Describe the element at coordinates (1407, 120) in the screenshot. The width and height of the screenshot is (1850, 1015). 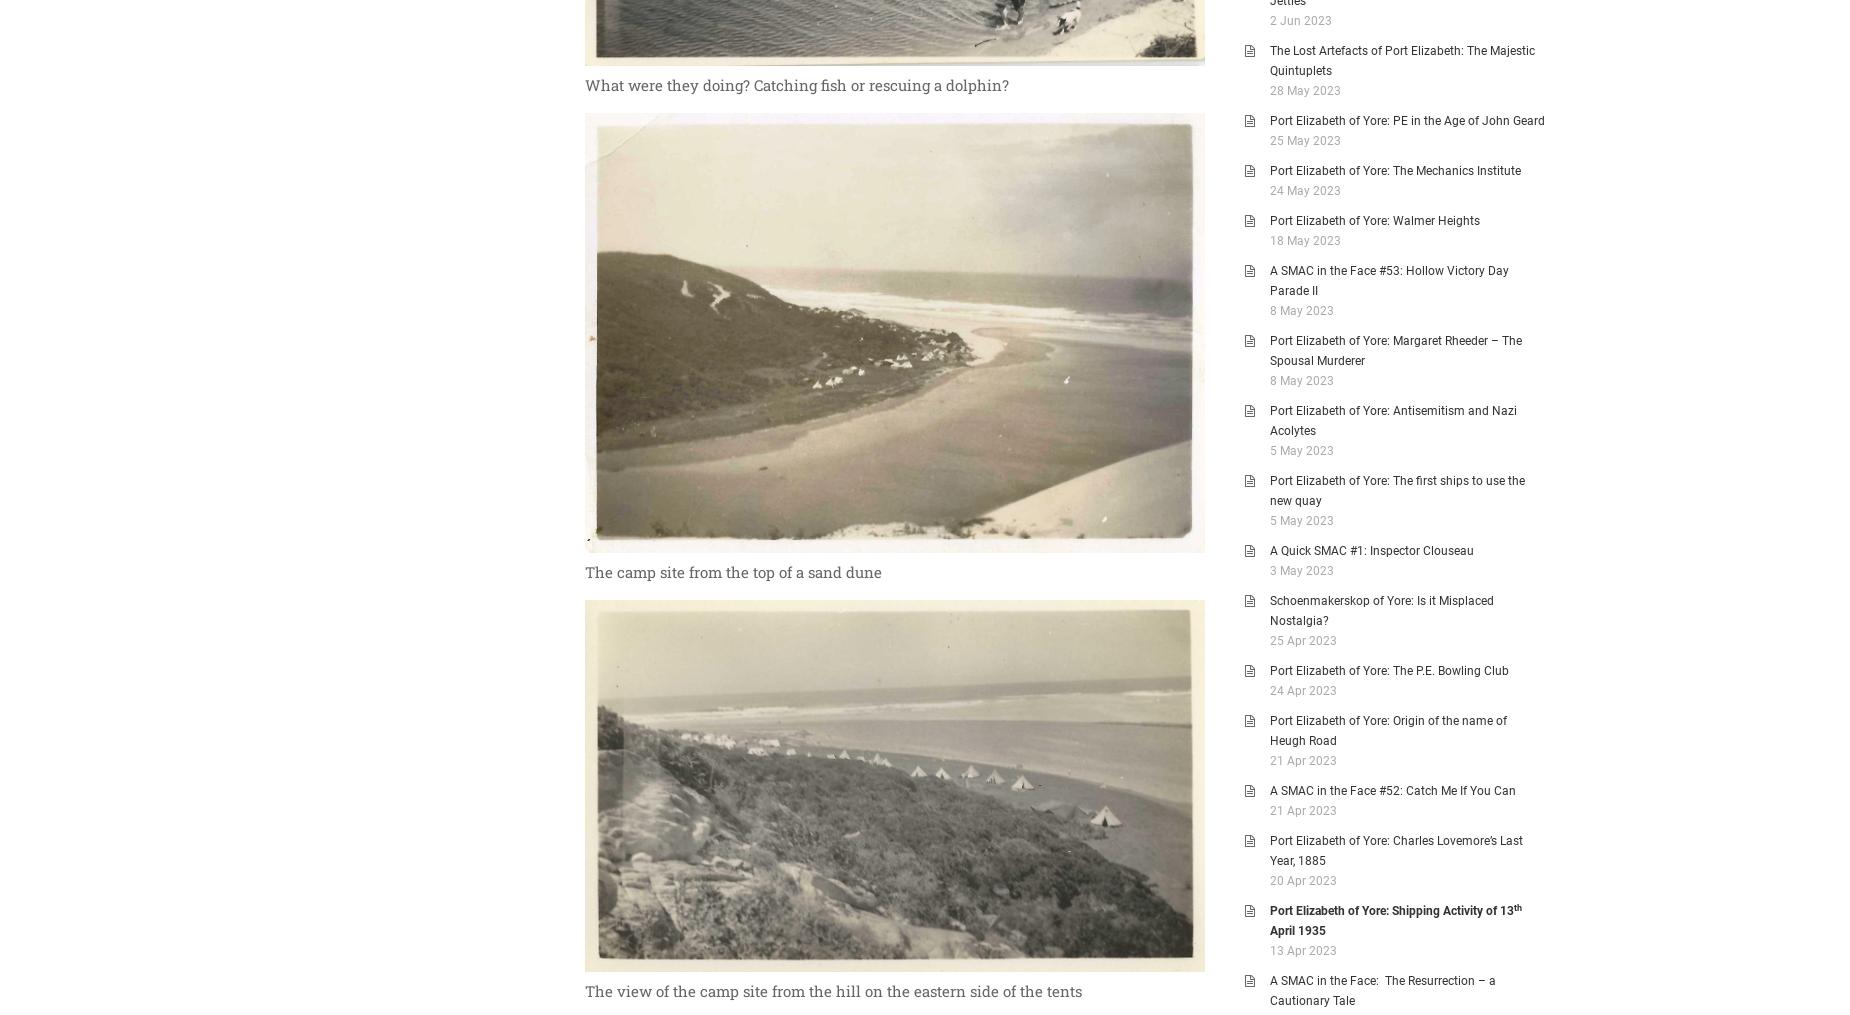
I see `'Port Elizabeth of Yore: PE in the Age of John Geard'` at that location.